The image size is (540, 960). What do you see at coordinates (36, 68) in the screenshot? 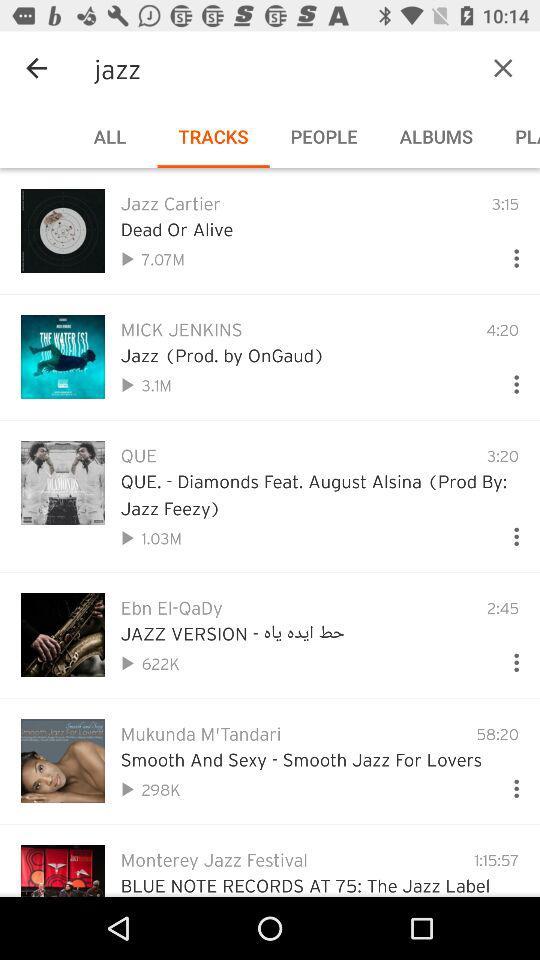
I see `icon to the left of the jazz icon` at bounding box center [36, 68].